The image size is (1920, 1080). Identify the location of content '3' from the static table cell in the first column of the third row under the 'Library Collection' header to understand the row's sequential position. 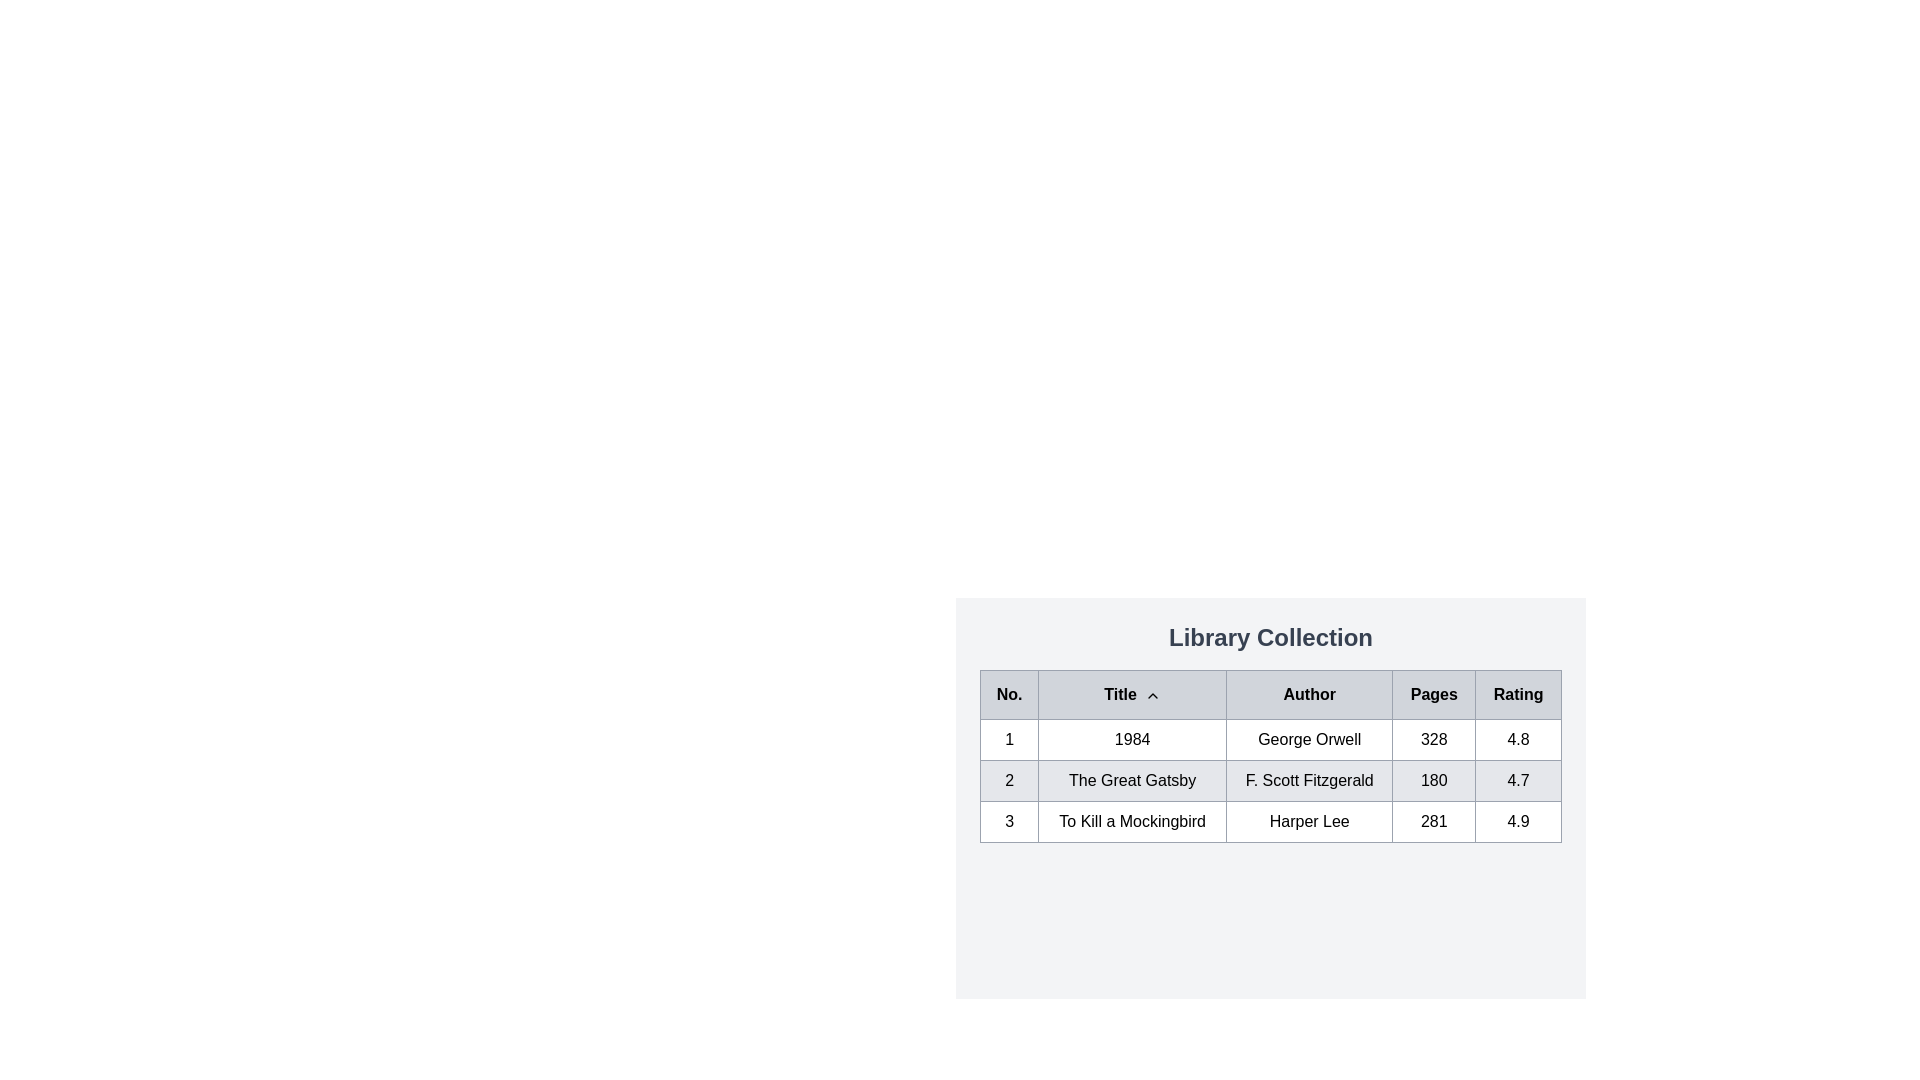
(1009, 821).